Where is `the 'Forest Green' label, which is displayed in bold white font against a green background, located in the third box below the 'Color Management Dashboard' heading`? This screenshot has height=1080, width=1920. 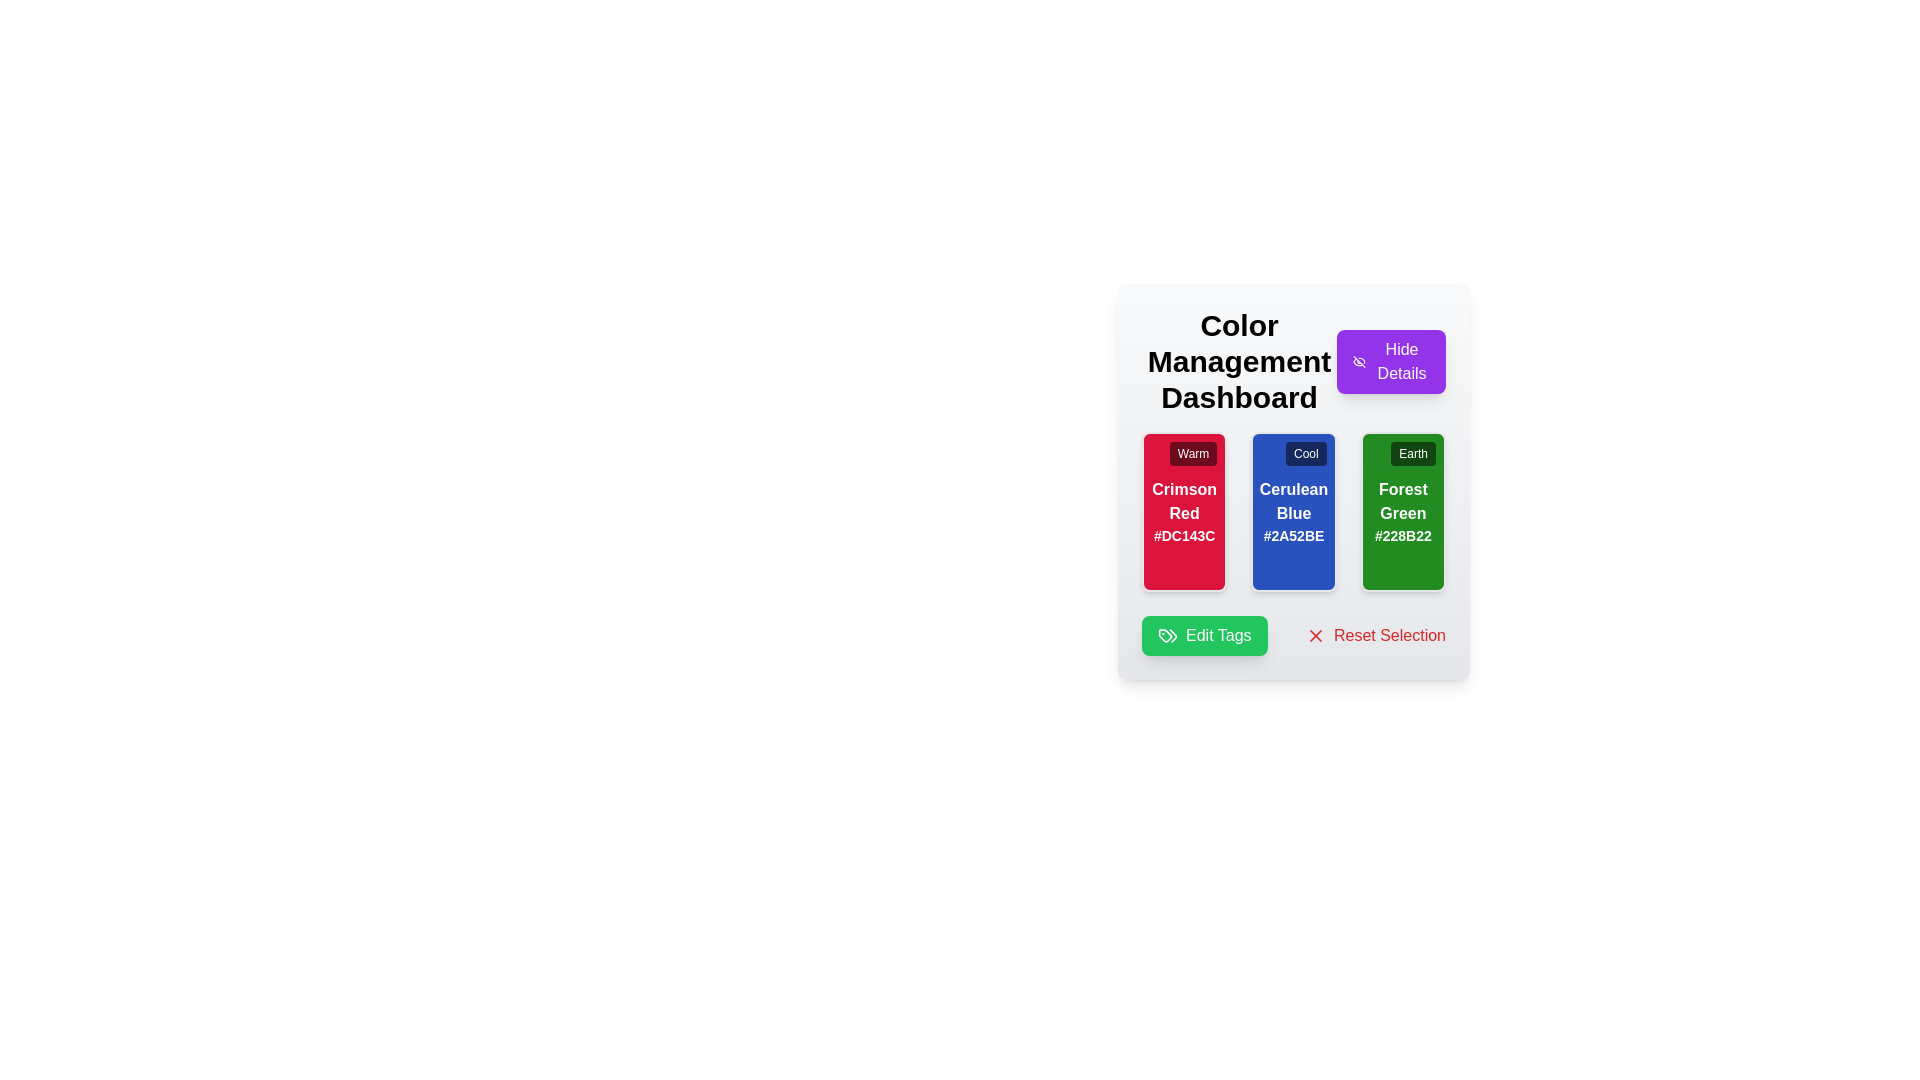 the 'Forest Green' label, which is displayed in bold white font against a green background, located in the third box below the 'Color Management Dashboard' heading is located at coordinates (1402, 500).